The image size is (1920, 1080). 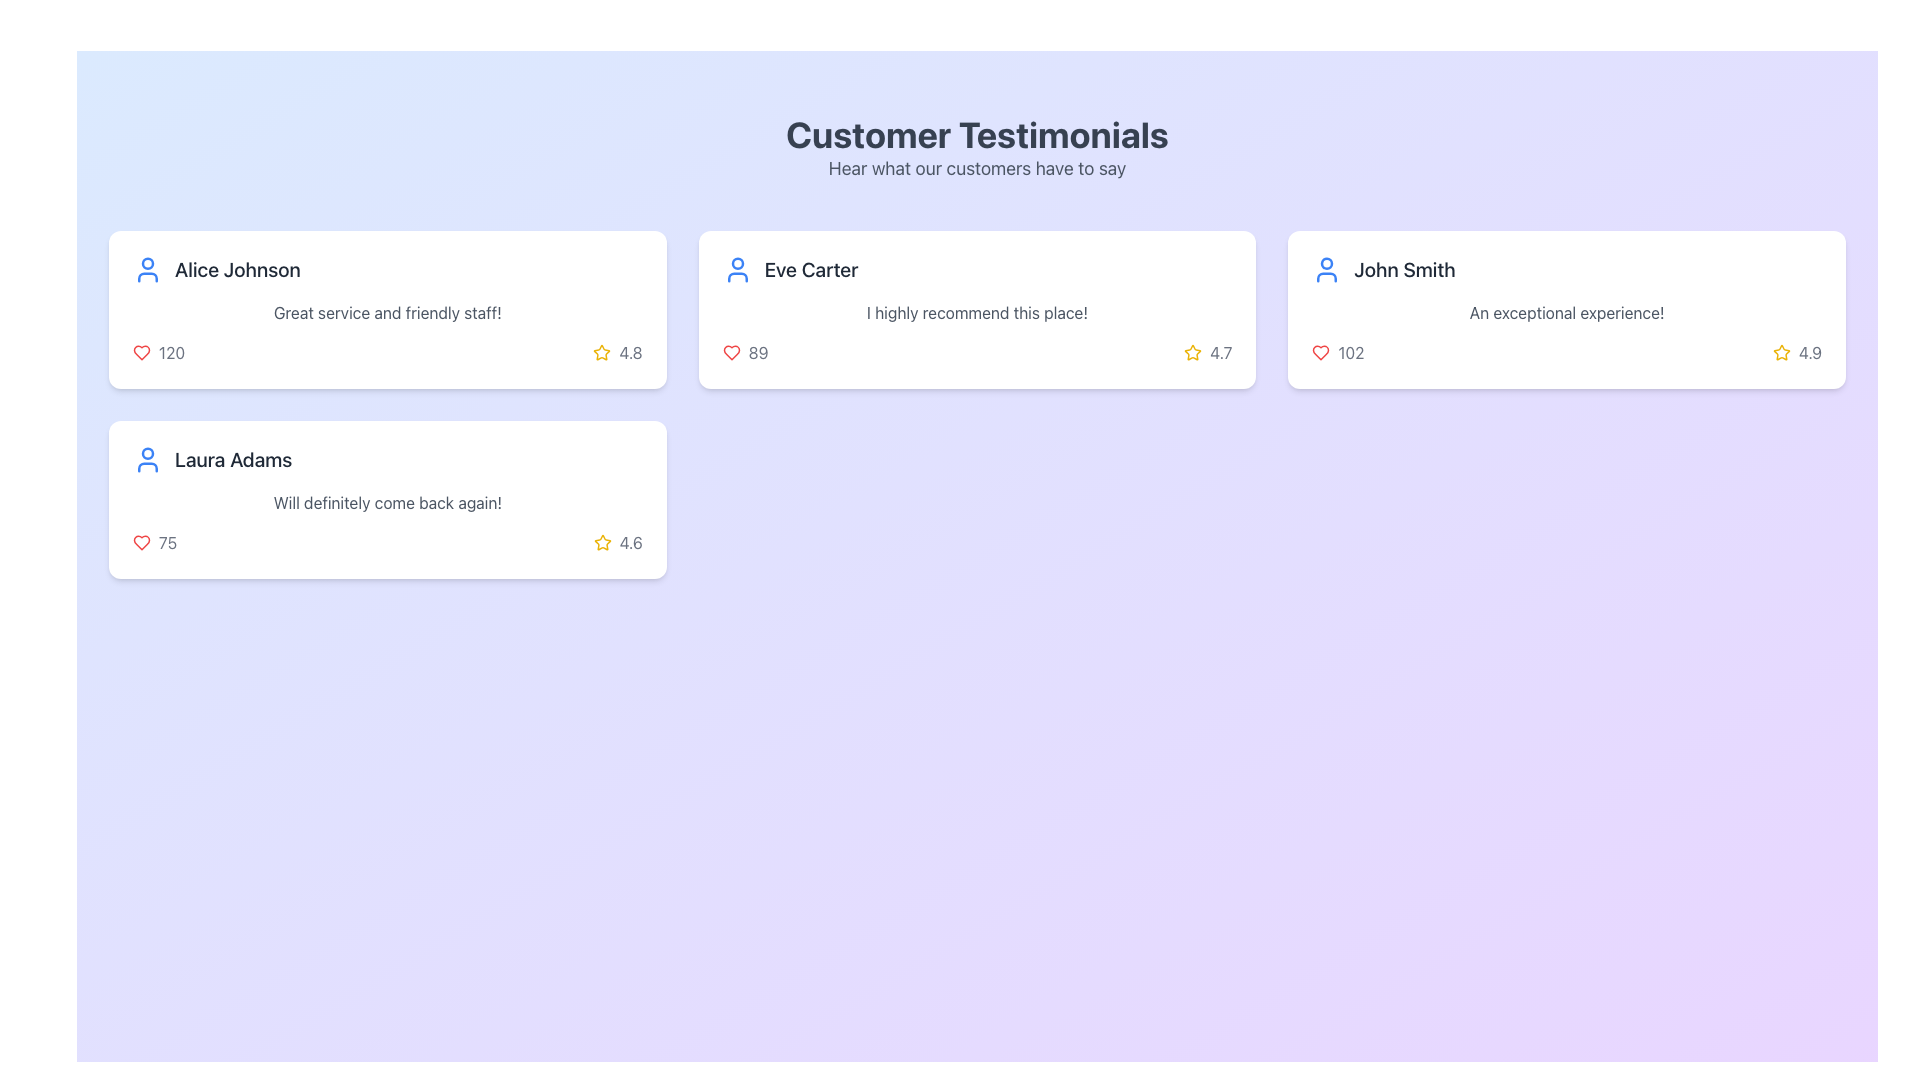 I want to click on the star icon located in the lower-left card, adjacent to the '4.6' text and to the right of the '75' heart count, so click(x=601, y=543).